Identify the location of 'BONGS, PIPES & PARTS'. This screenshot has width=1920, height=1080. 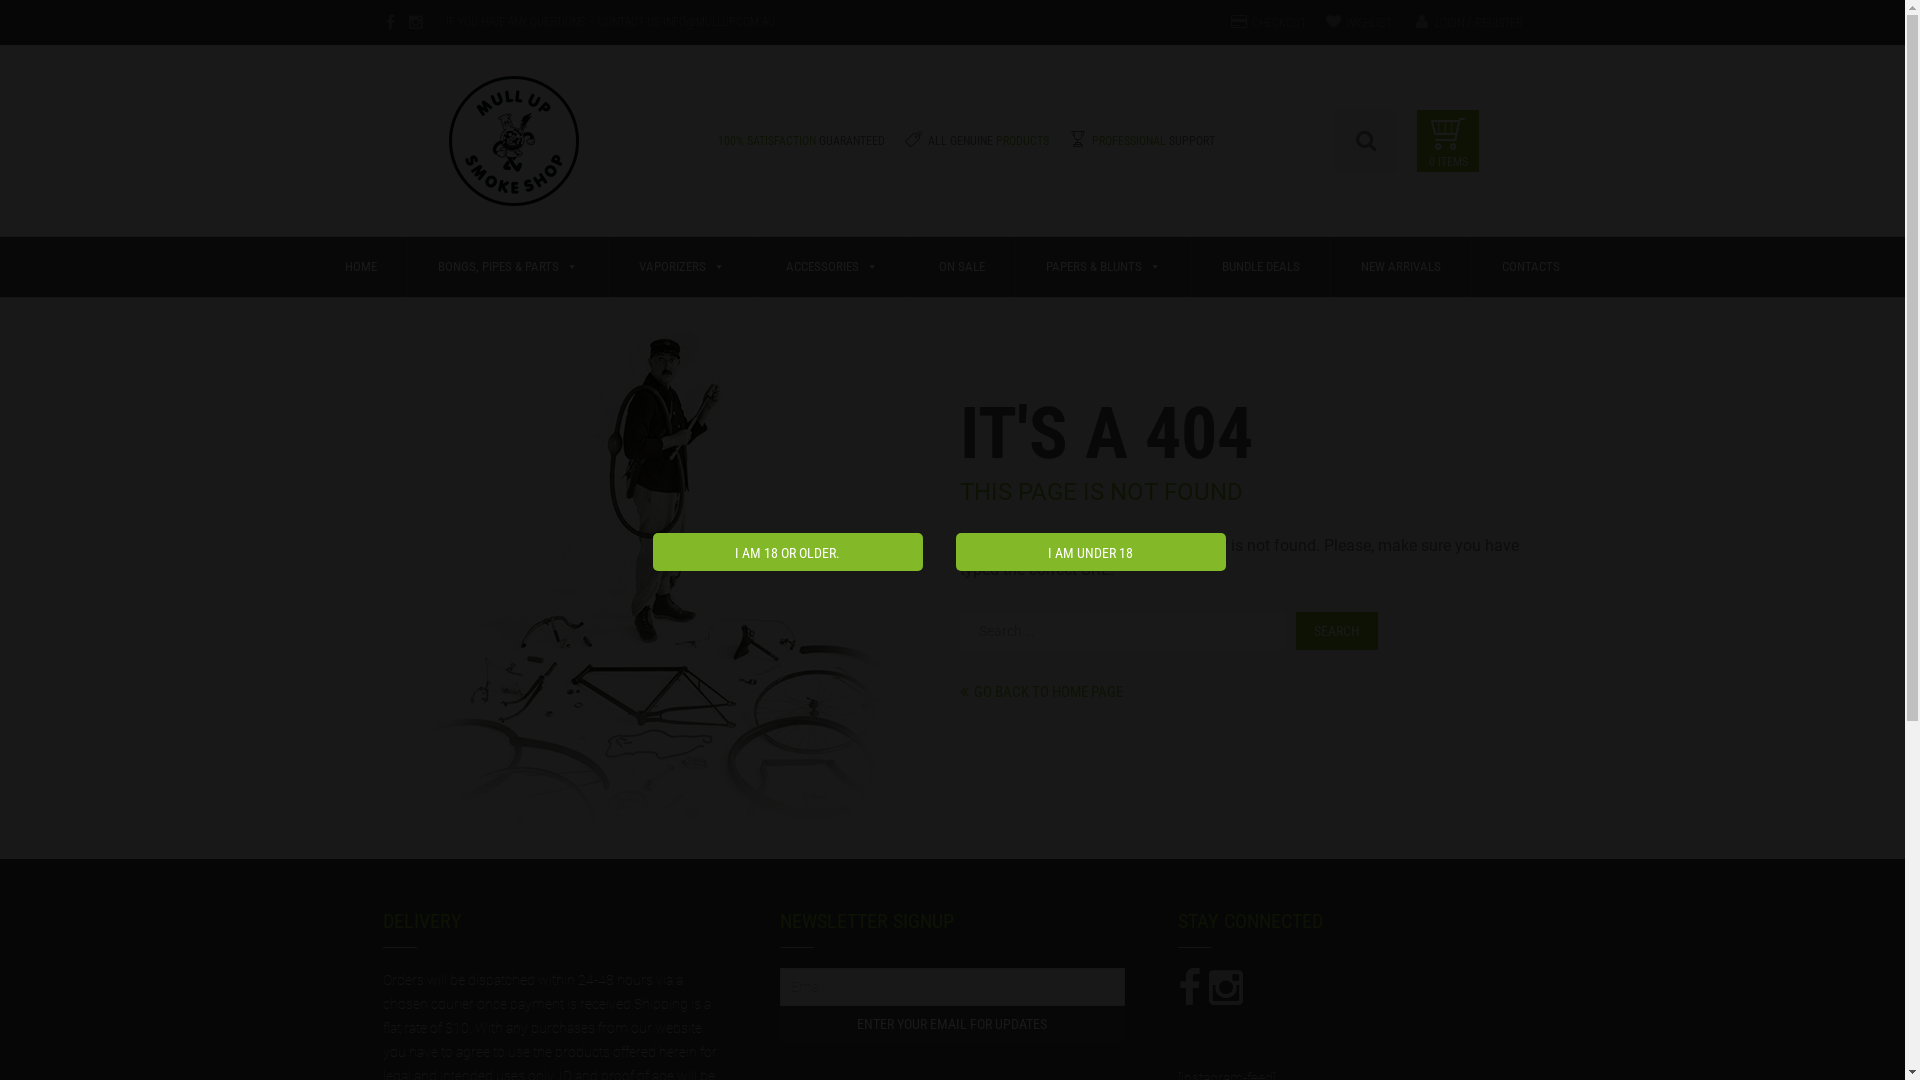
(508, 265).